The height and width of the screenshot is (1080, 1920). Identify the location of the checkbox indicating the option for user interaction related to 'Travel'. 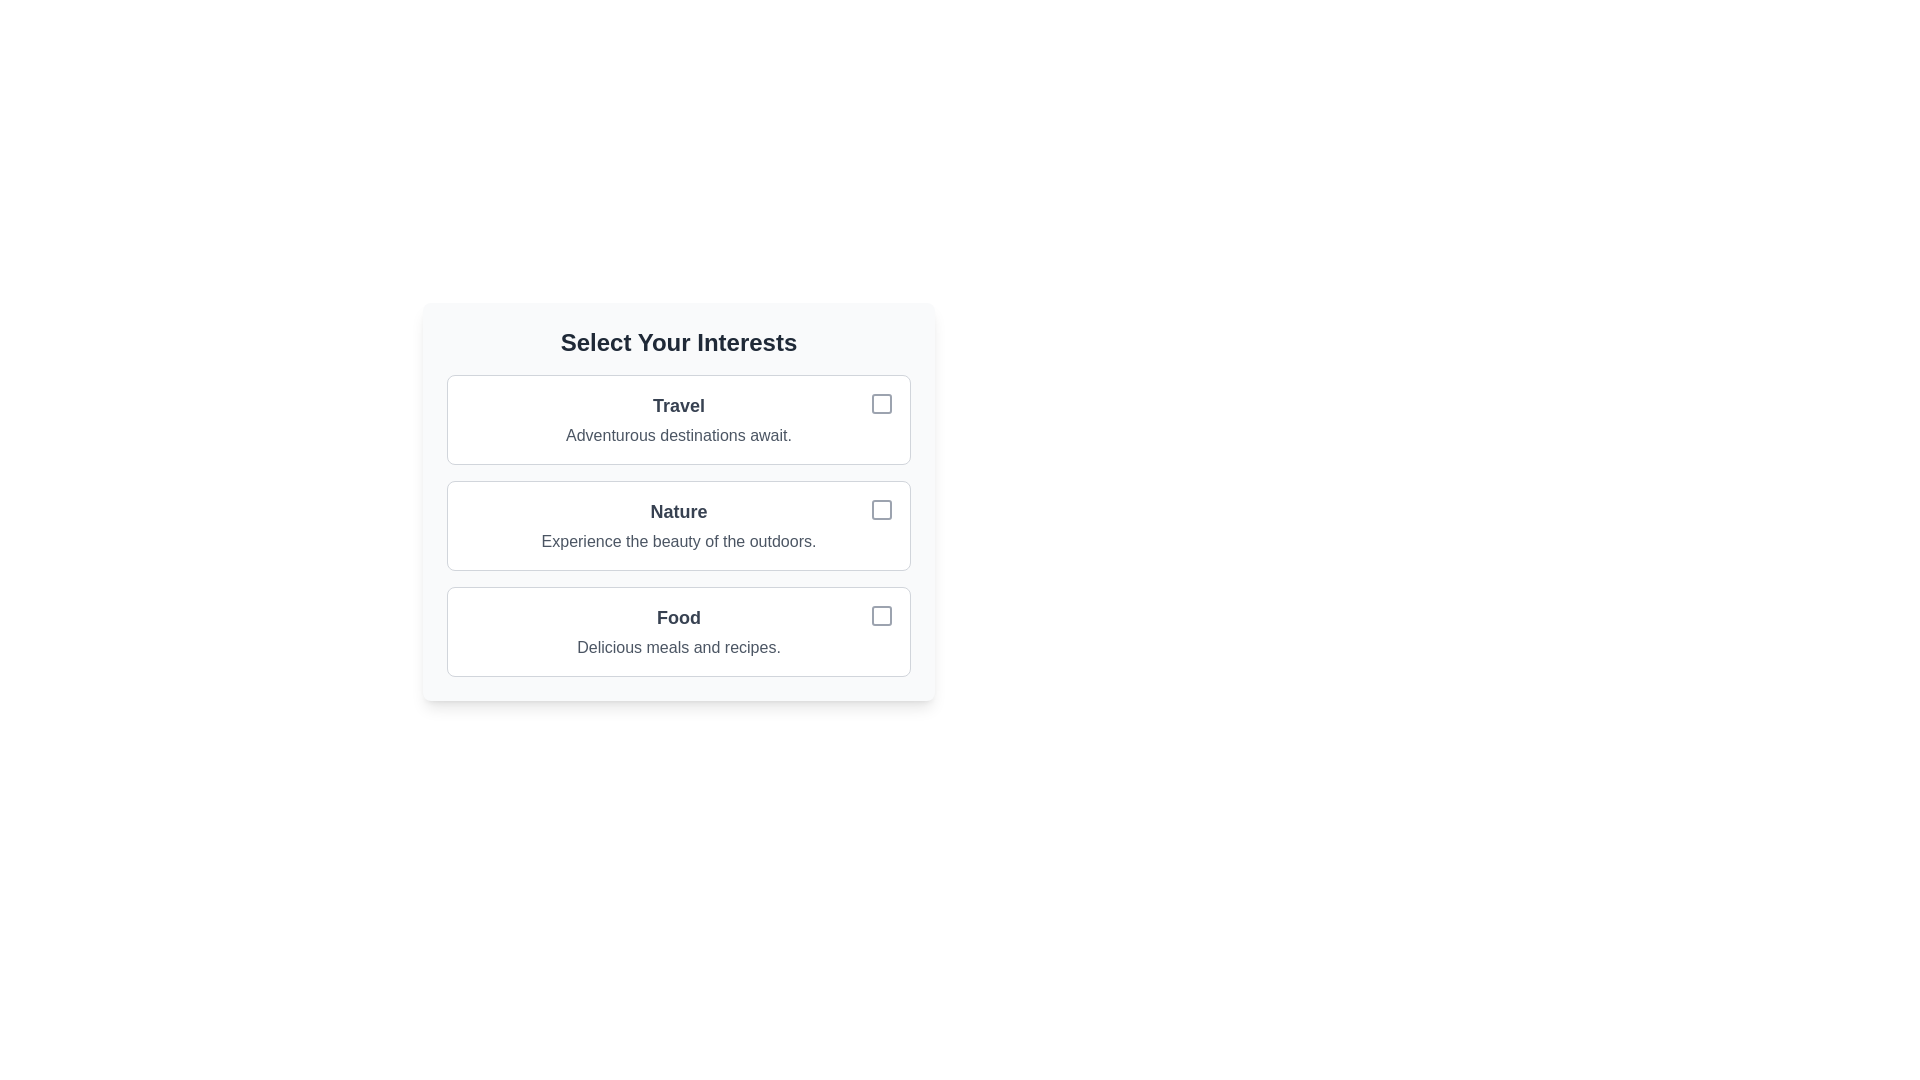
(881, 404).